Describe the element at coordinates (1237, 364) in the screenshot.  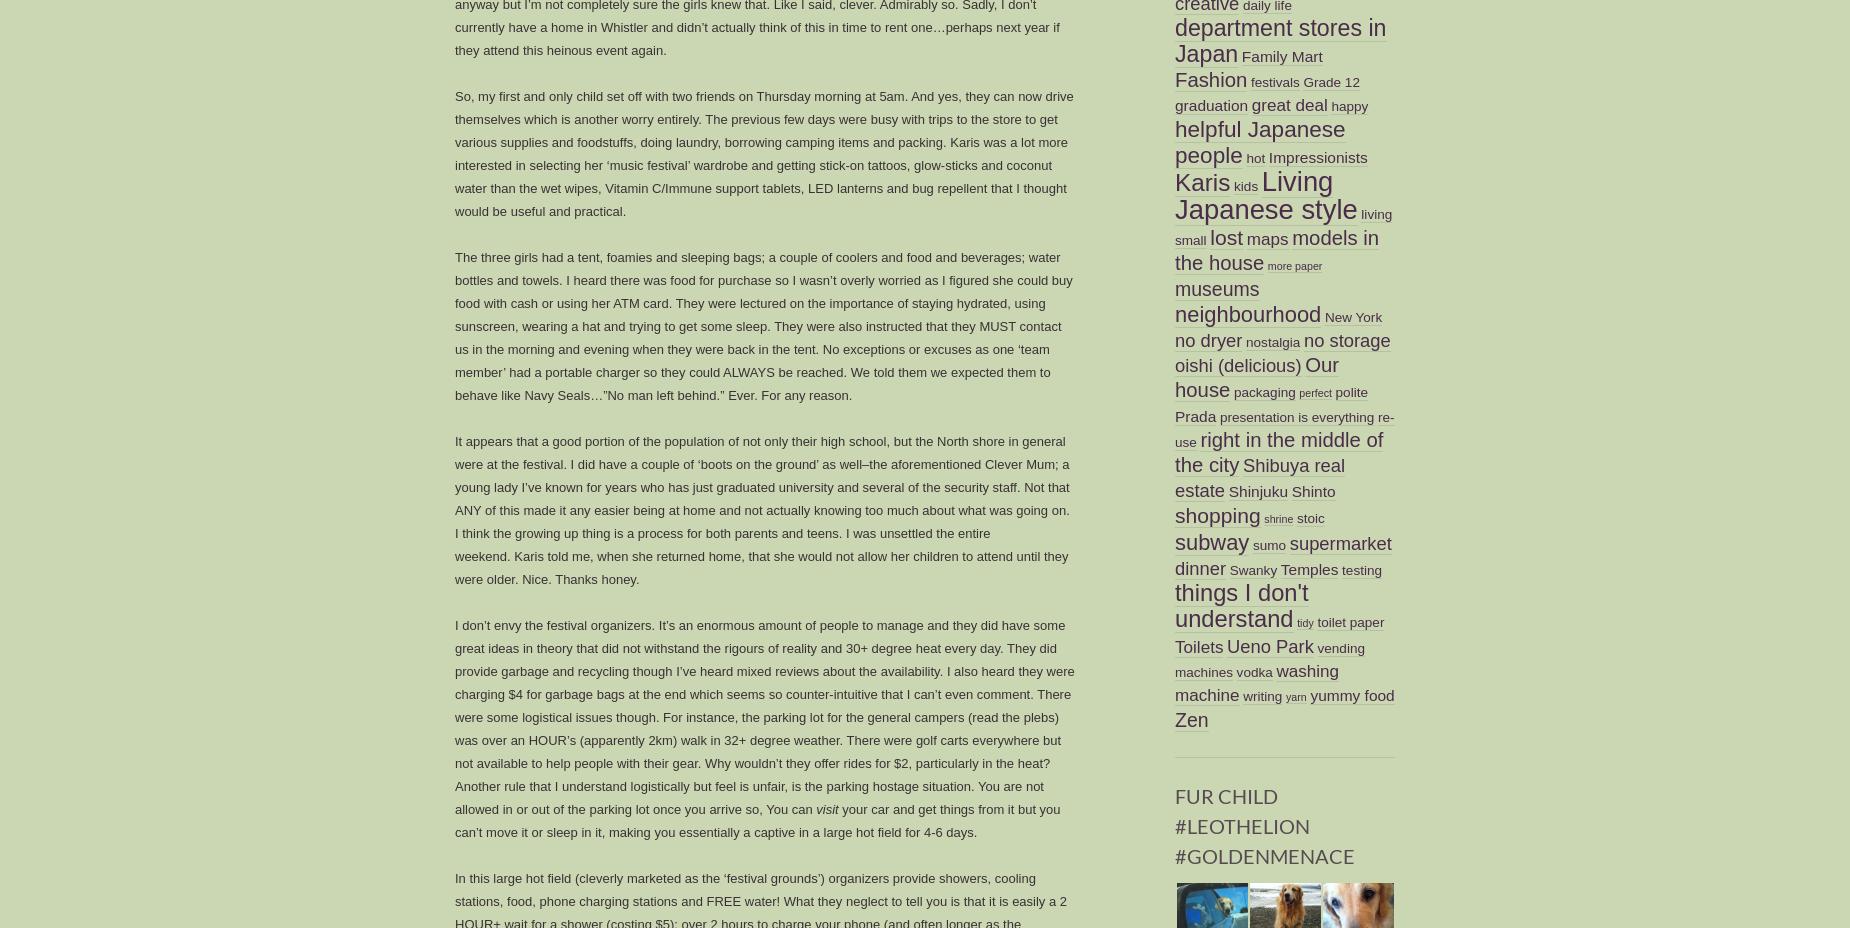
I see `'oishi (delicious)'` at that location.